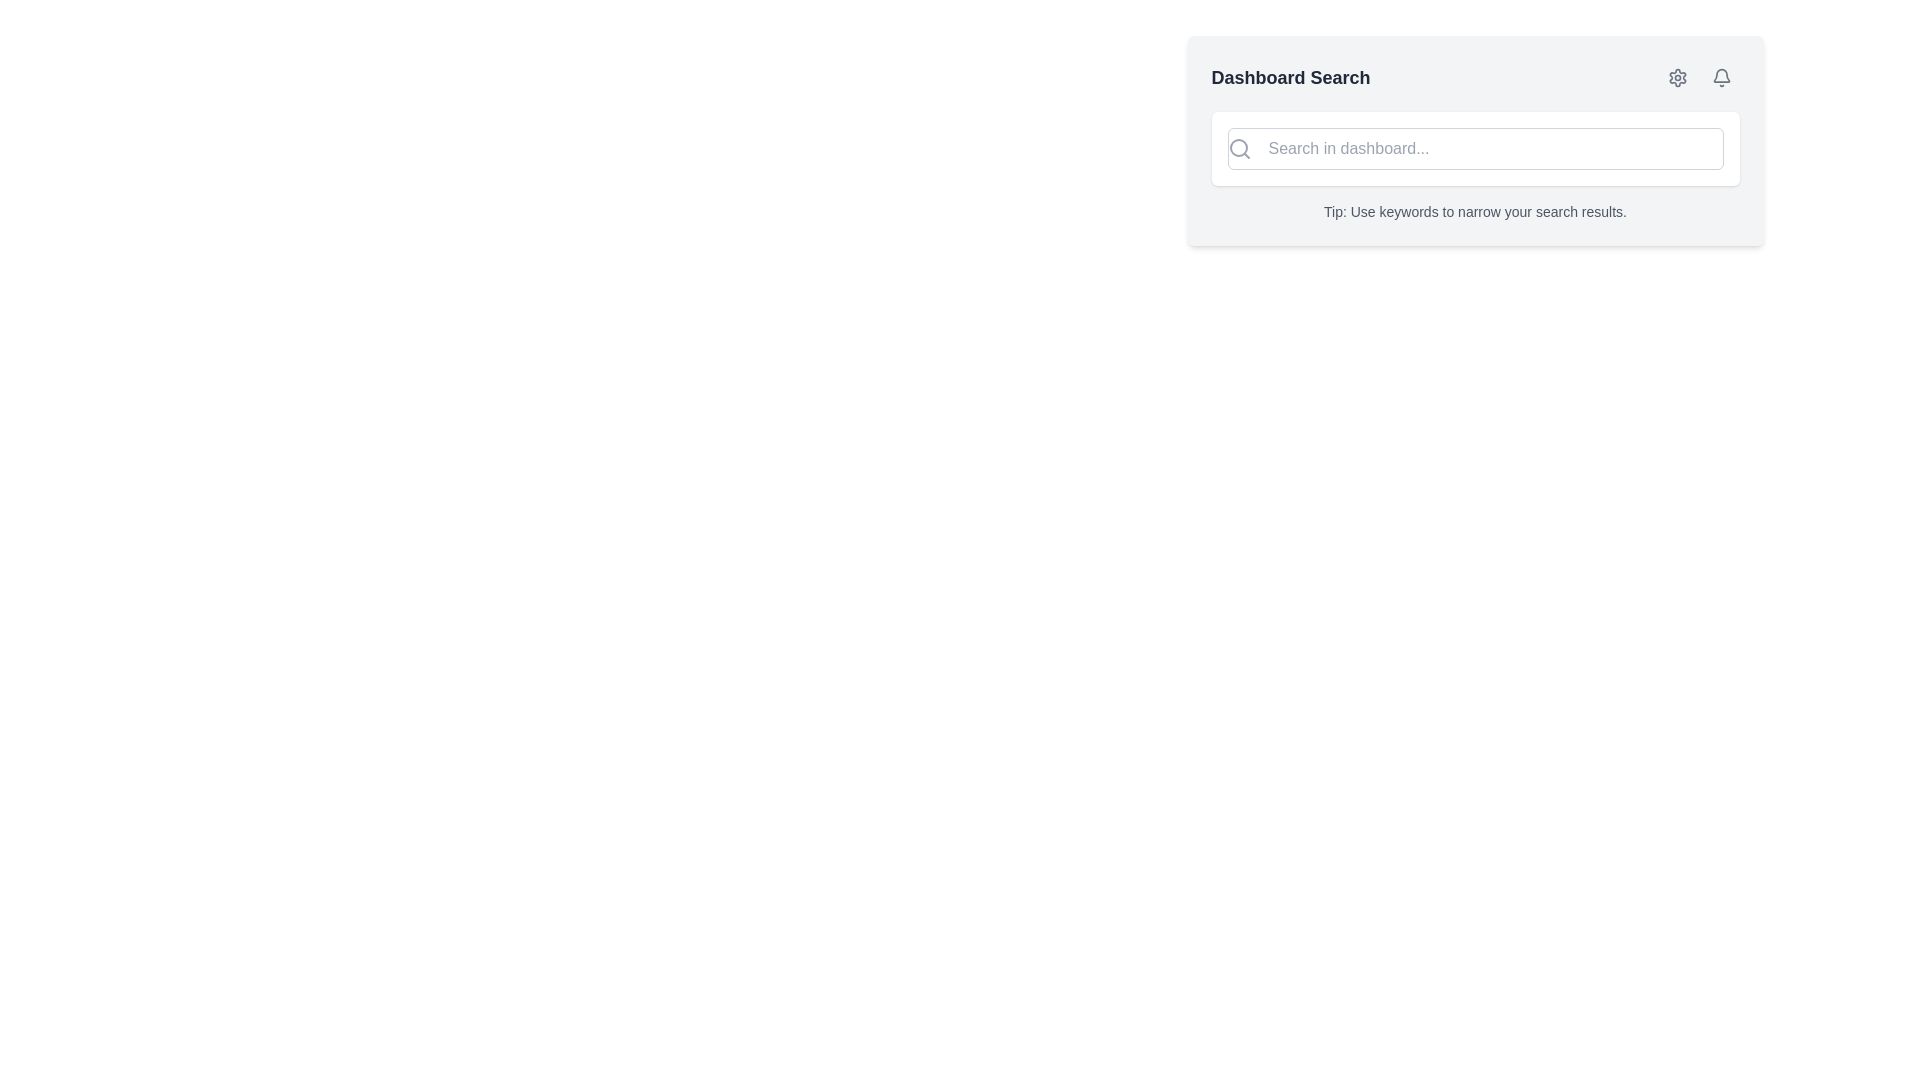 The image size is (1920, 1080). What do you see at coordinates (1237, 146) in the screenshot?
I see `the circular component of the magnifying glass icon located on the left side of the dashboard search input box` at bounding box center [1237, 146].